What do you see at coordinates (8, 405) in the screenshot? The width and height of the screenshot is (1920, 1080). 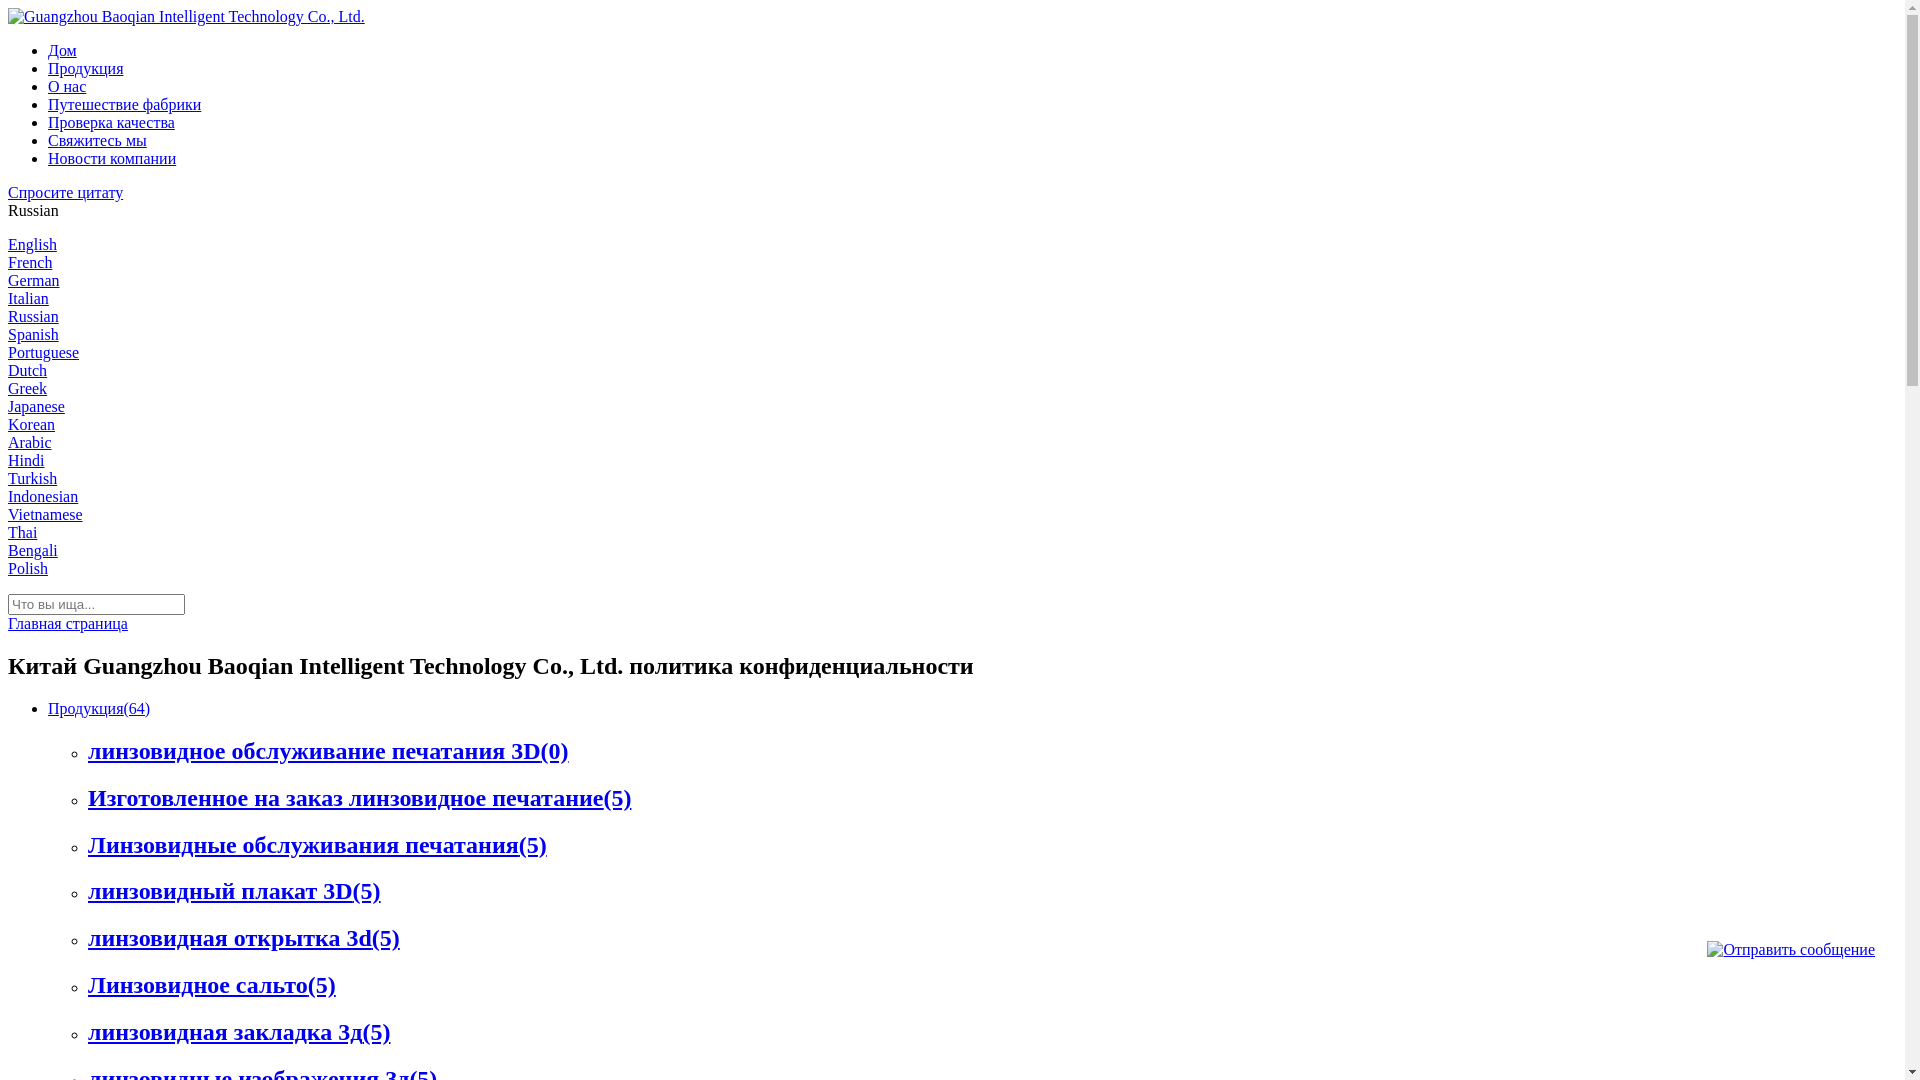 I see `'Japanese'` at bounding box center [8, 405].